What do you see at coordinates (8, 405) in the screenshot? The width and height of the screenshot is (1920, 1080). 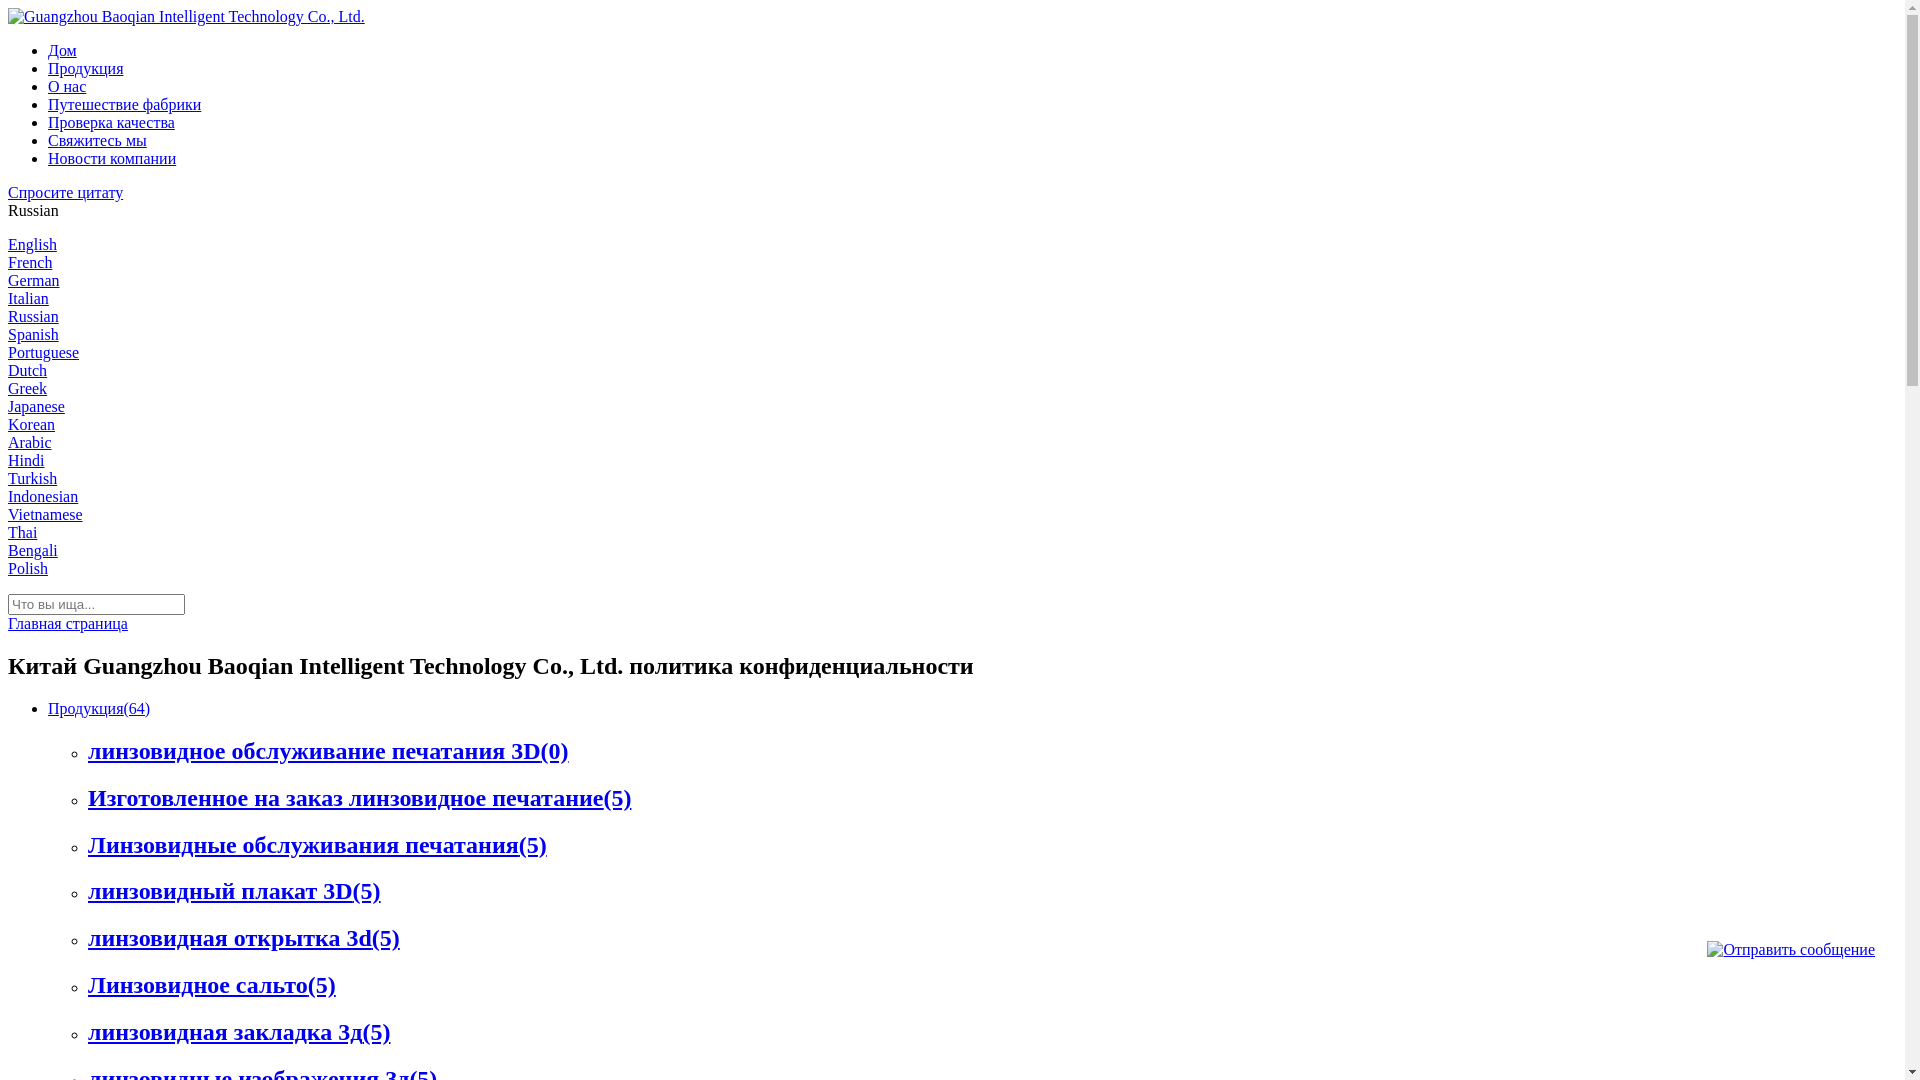 I see `'Japanese'` at bounding box center [8, 405].